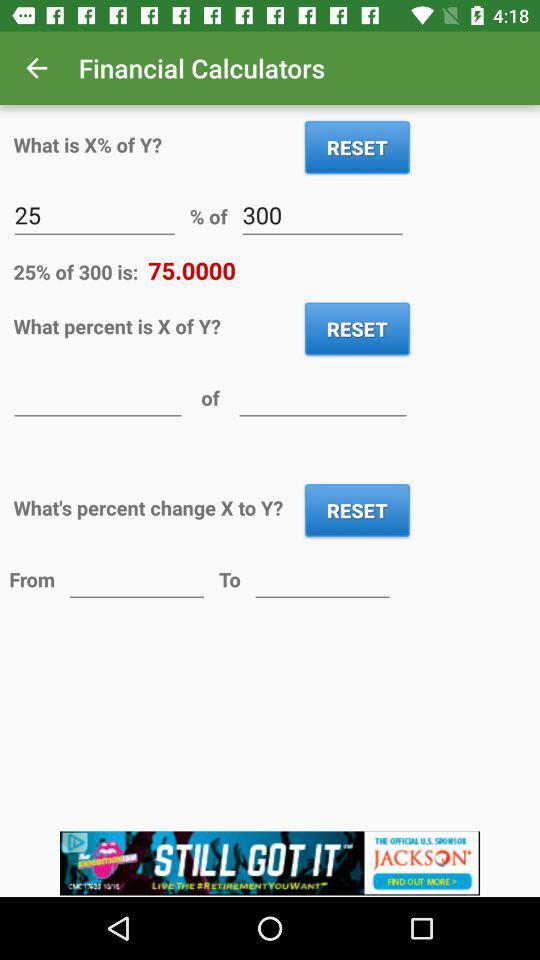 This screenshot has height=960, width=540. I want to click on value, so click(136, 578).